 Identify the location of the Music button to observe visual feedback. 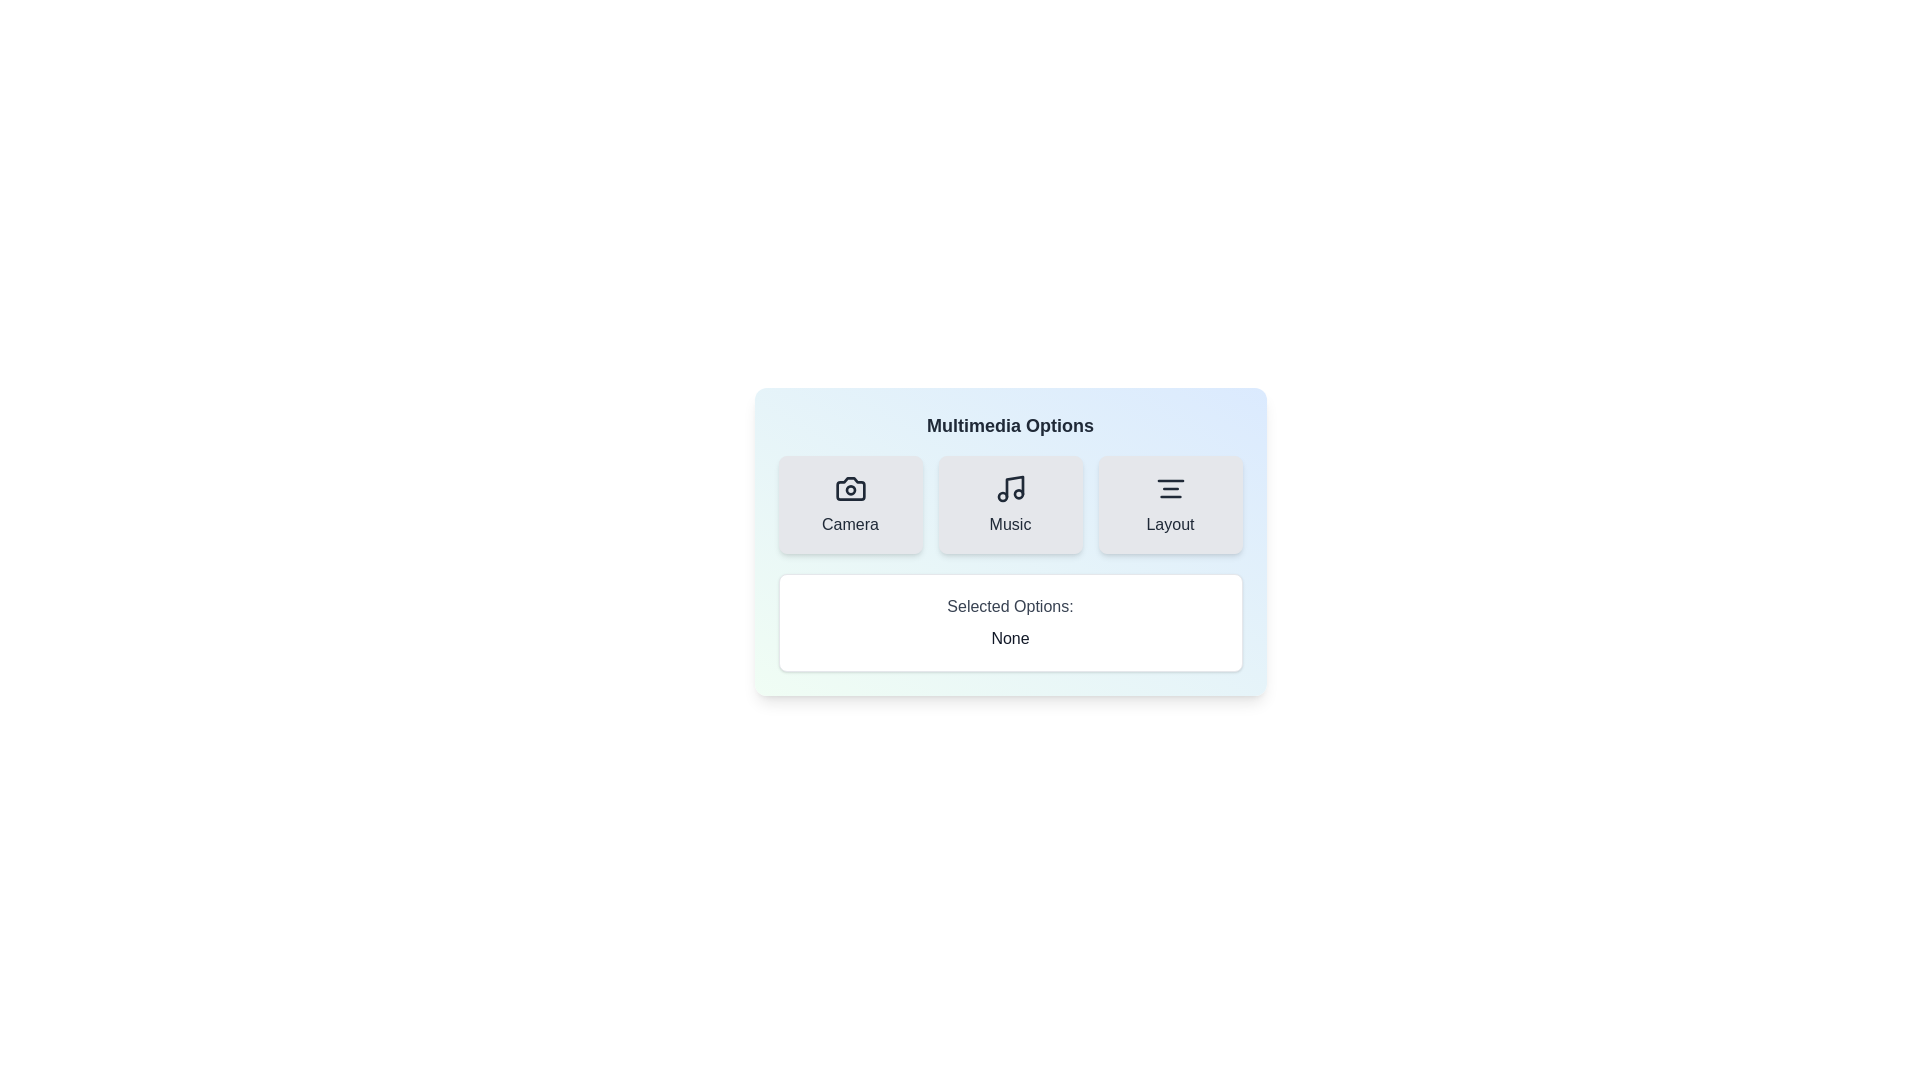
(1010, 504).